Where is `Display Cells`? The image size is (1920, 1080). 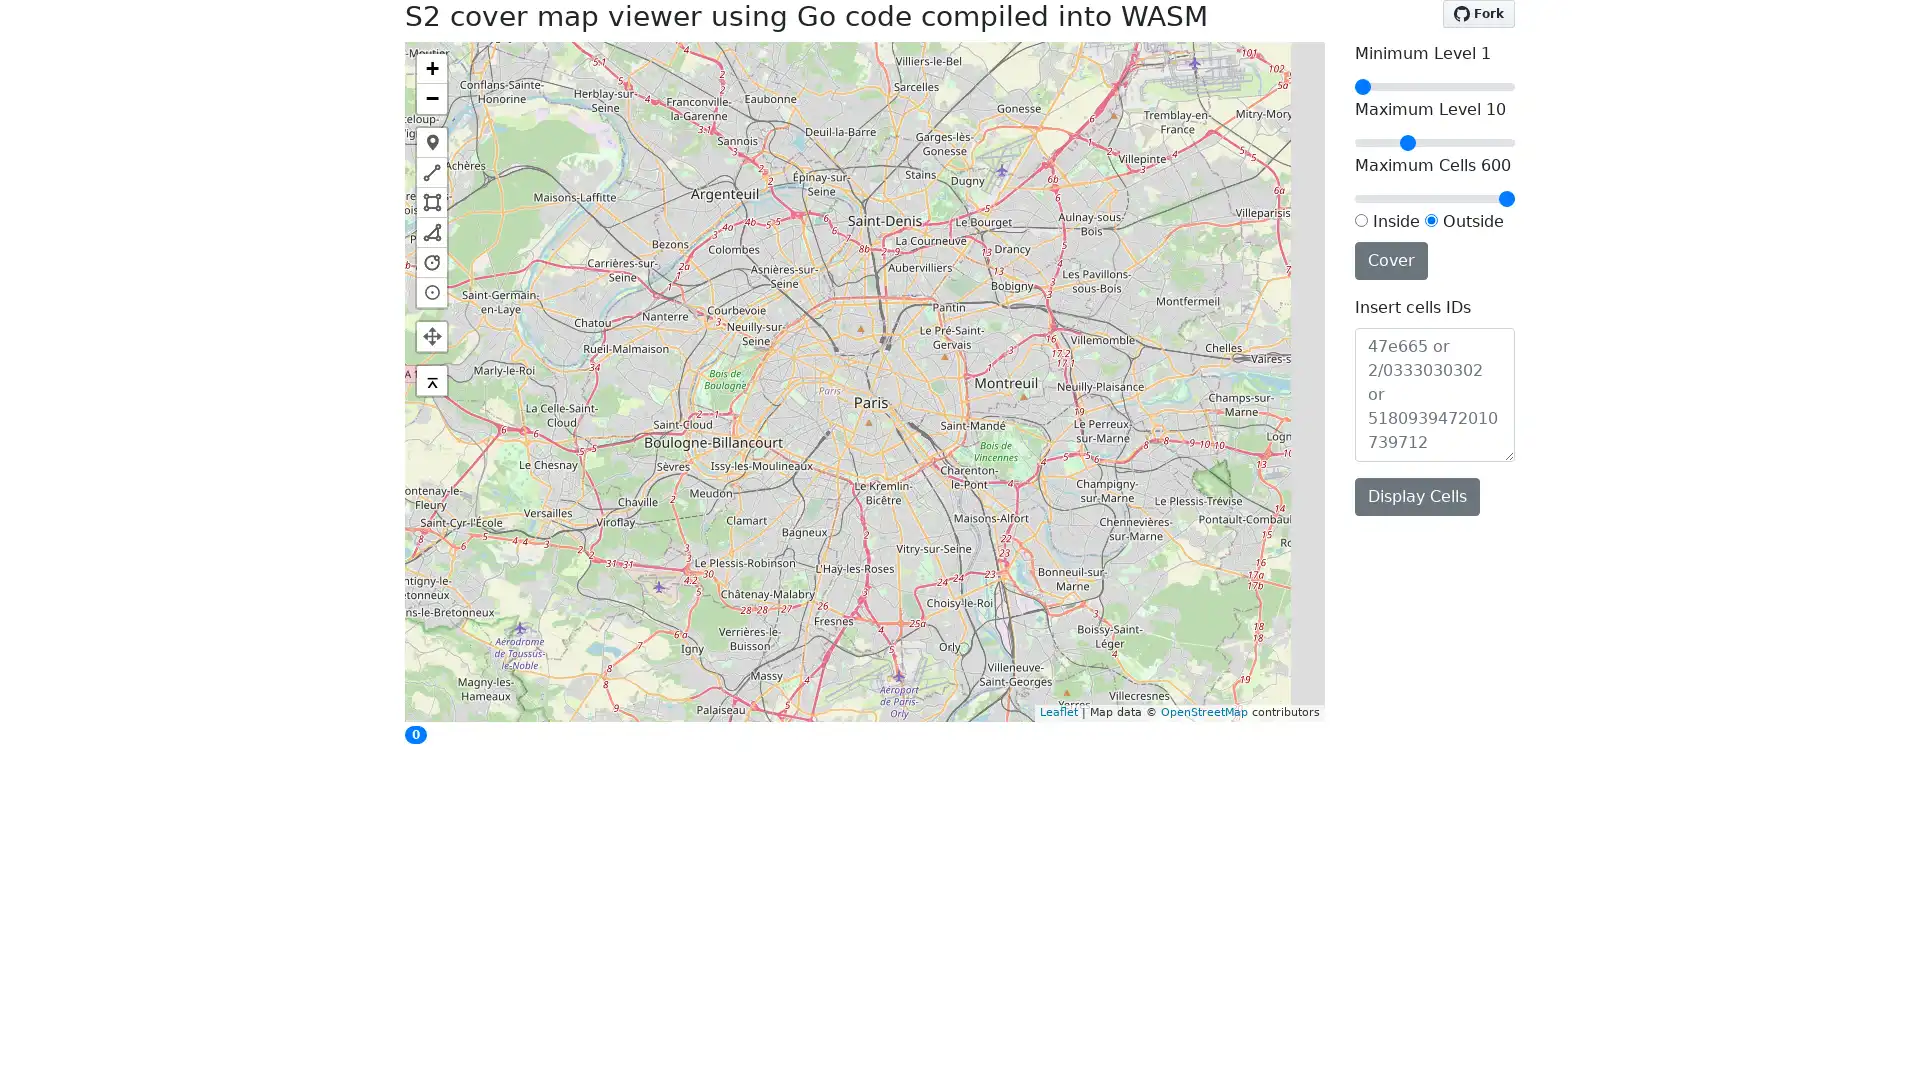
Display Cells is located at coordinates (1416, 495).